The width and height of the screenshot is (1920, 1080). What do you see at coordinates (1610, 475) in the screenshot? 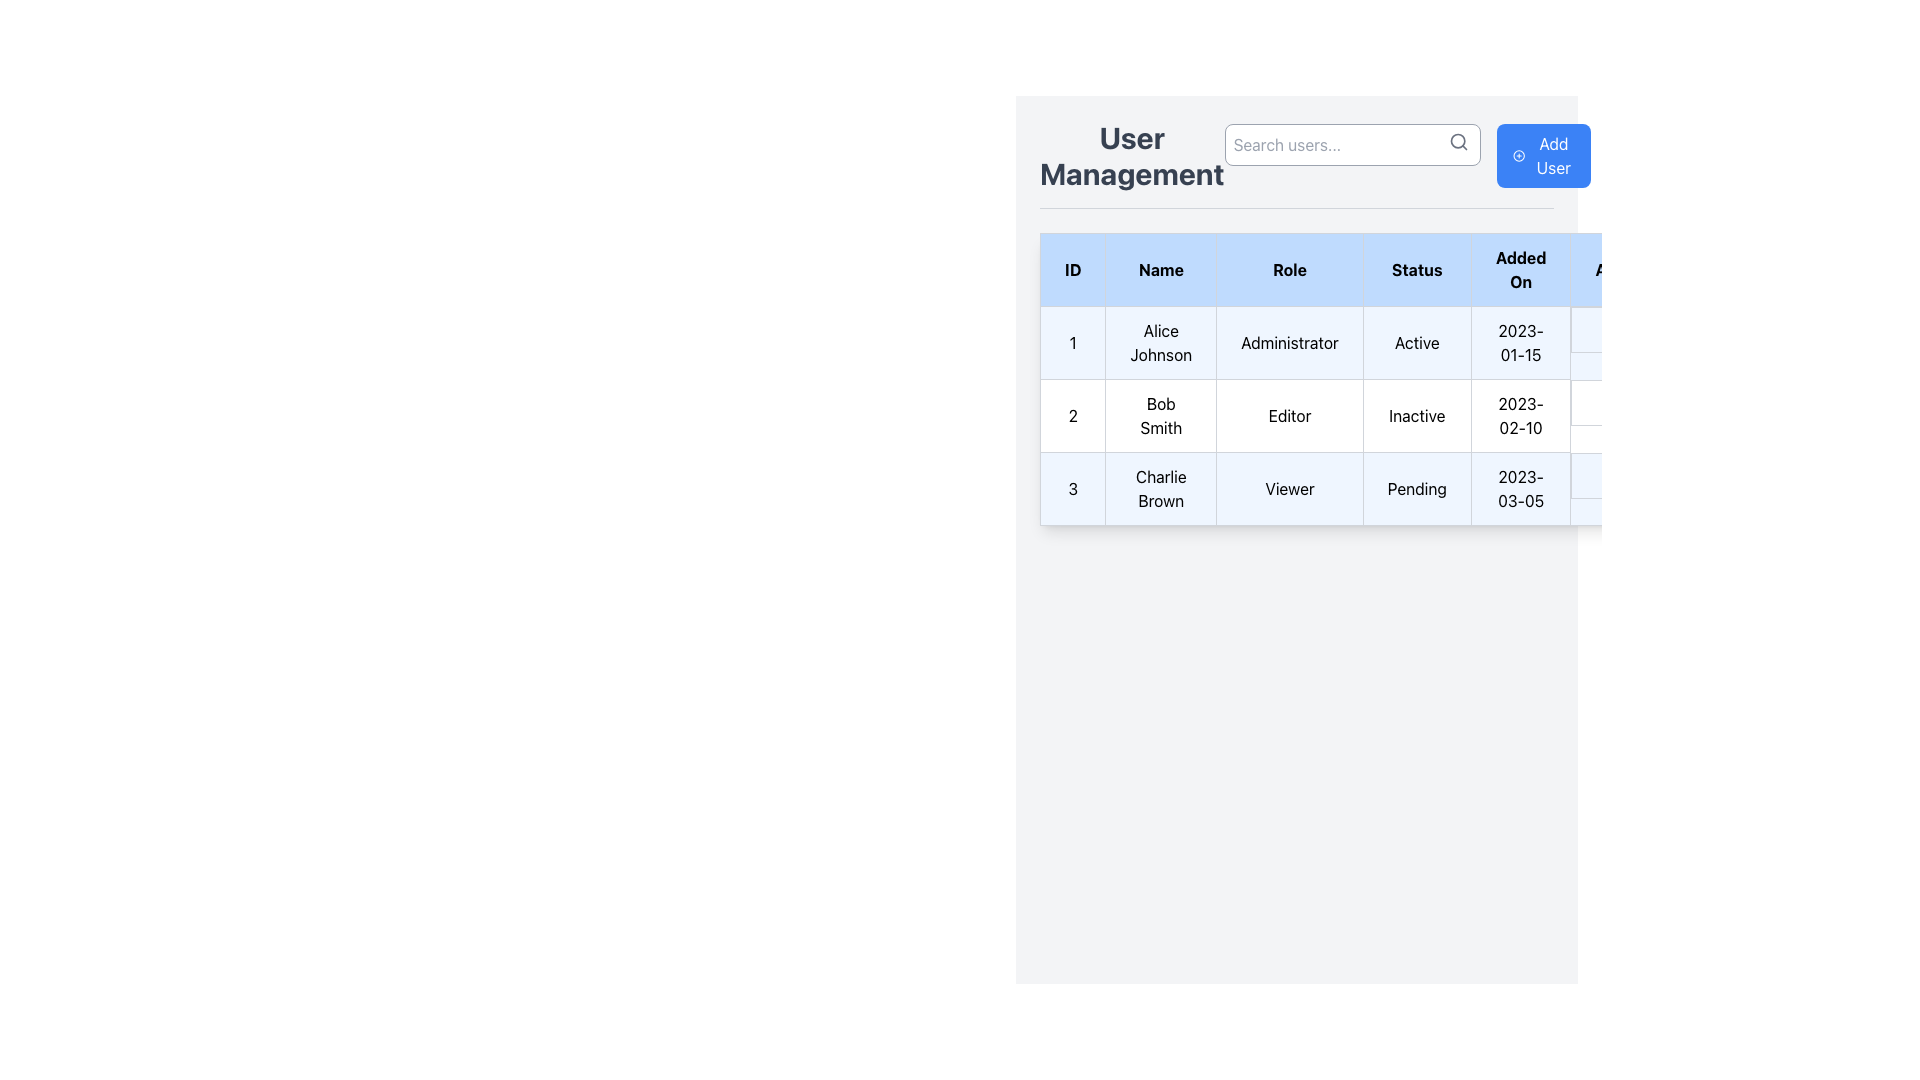
I see `the blue editable square pen button located in the 'Actions' column of the third row in the table, next to 'Charlie Brown'` at bounding box center [1610, 475].